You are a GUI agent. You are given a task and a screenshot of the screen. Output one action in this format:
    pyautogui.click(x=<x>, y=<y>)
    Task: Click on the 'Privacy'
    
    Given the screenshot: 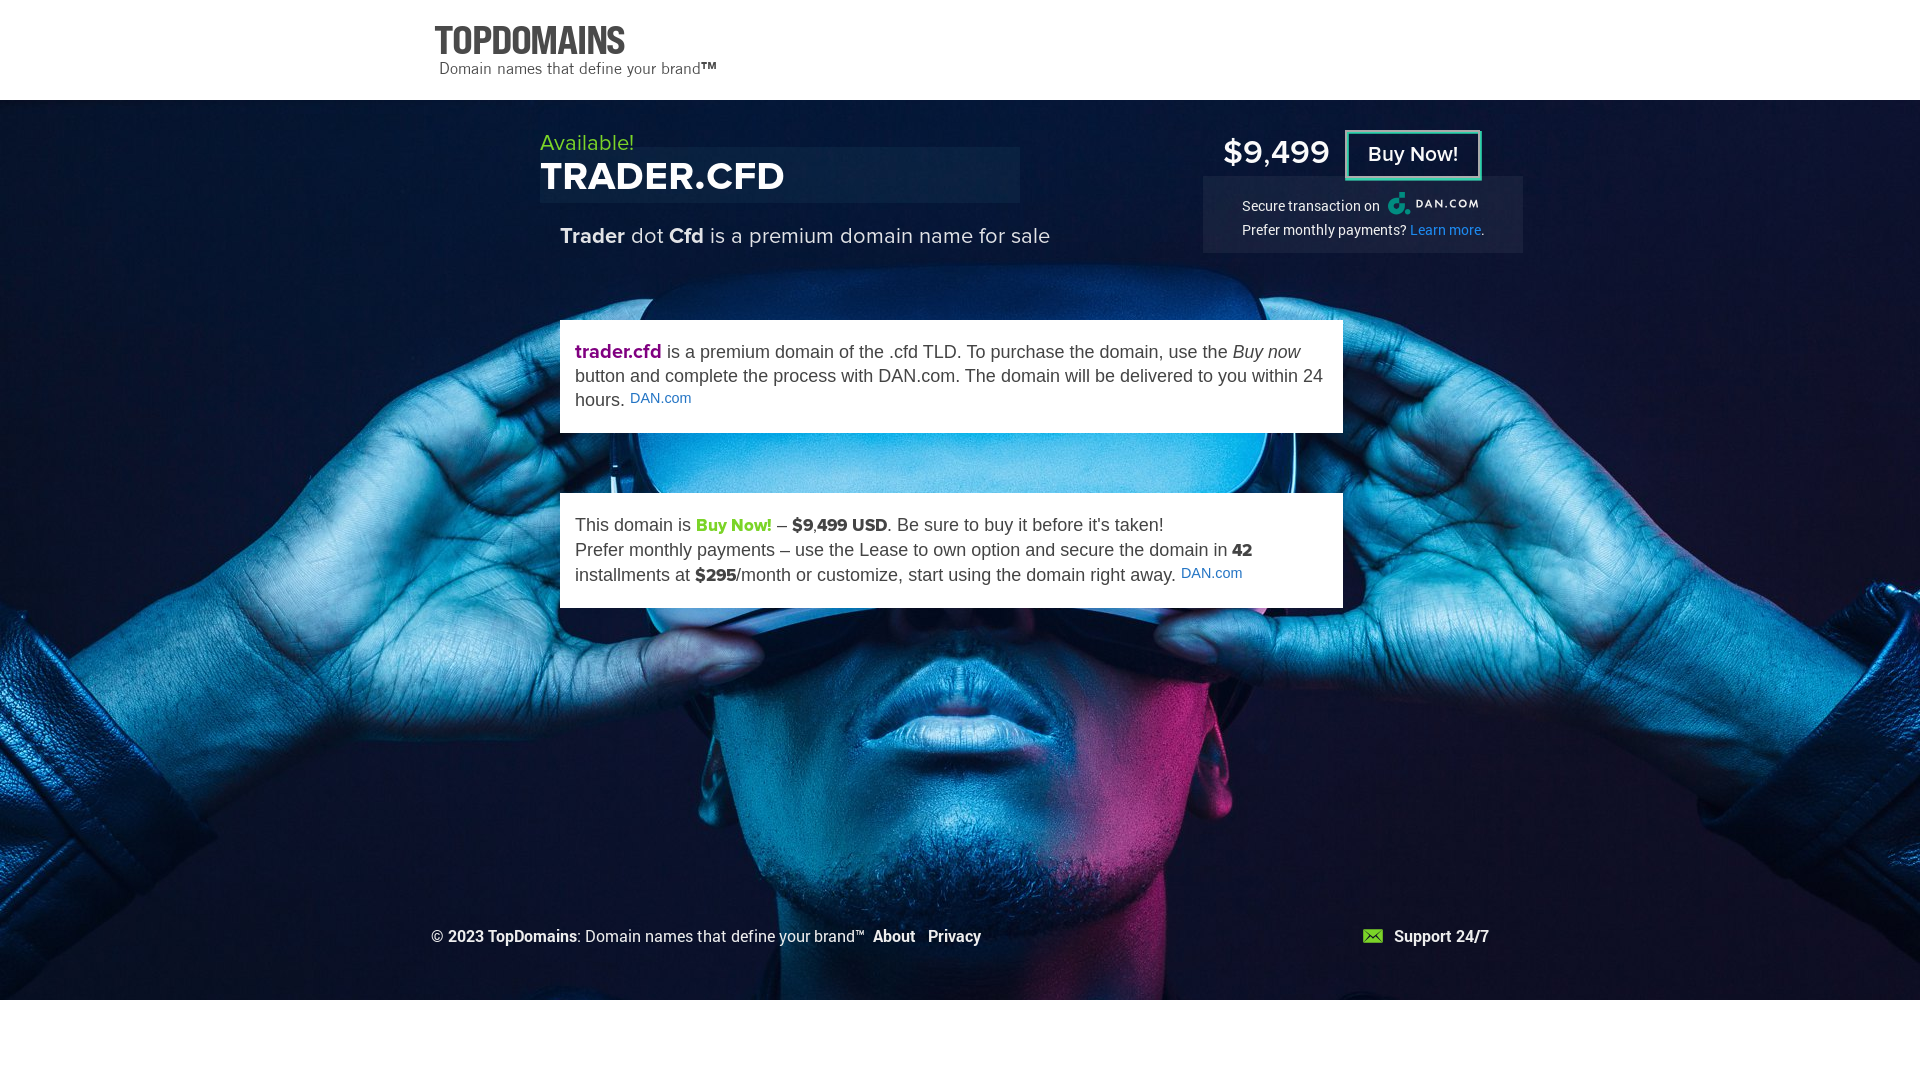 What is the action you would take?
    pyautogui.click(x=926, y=935)
    